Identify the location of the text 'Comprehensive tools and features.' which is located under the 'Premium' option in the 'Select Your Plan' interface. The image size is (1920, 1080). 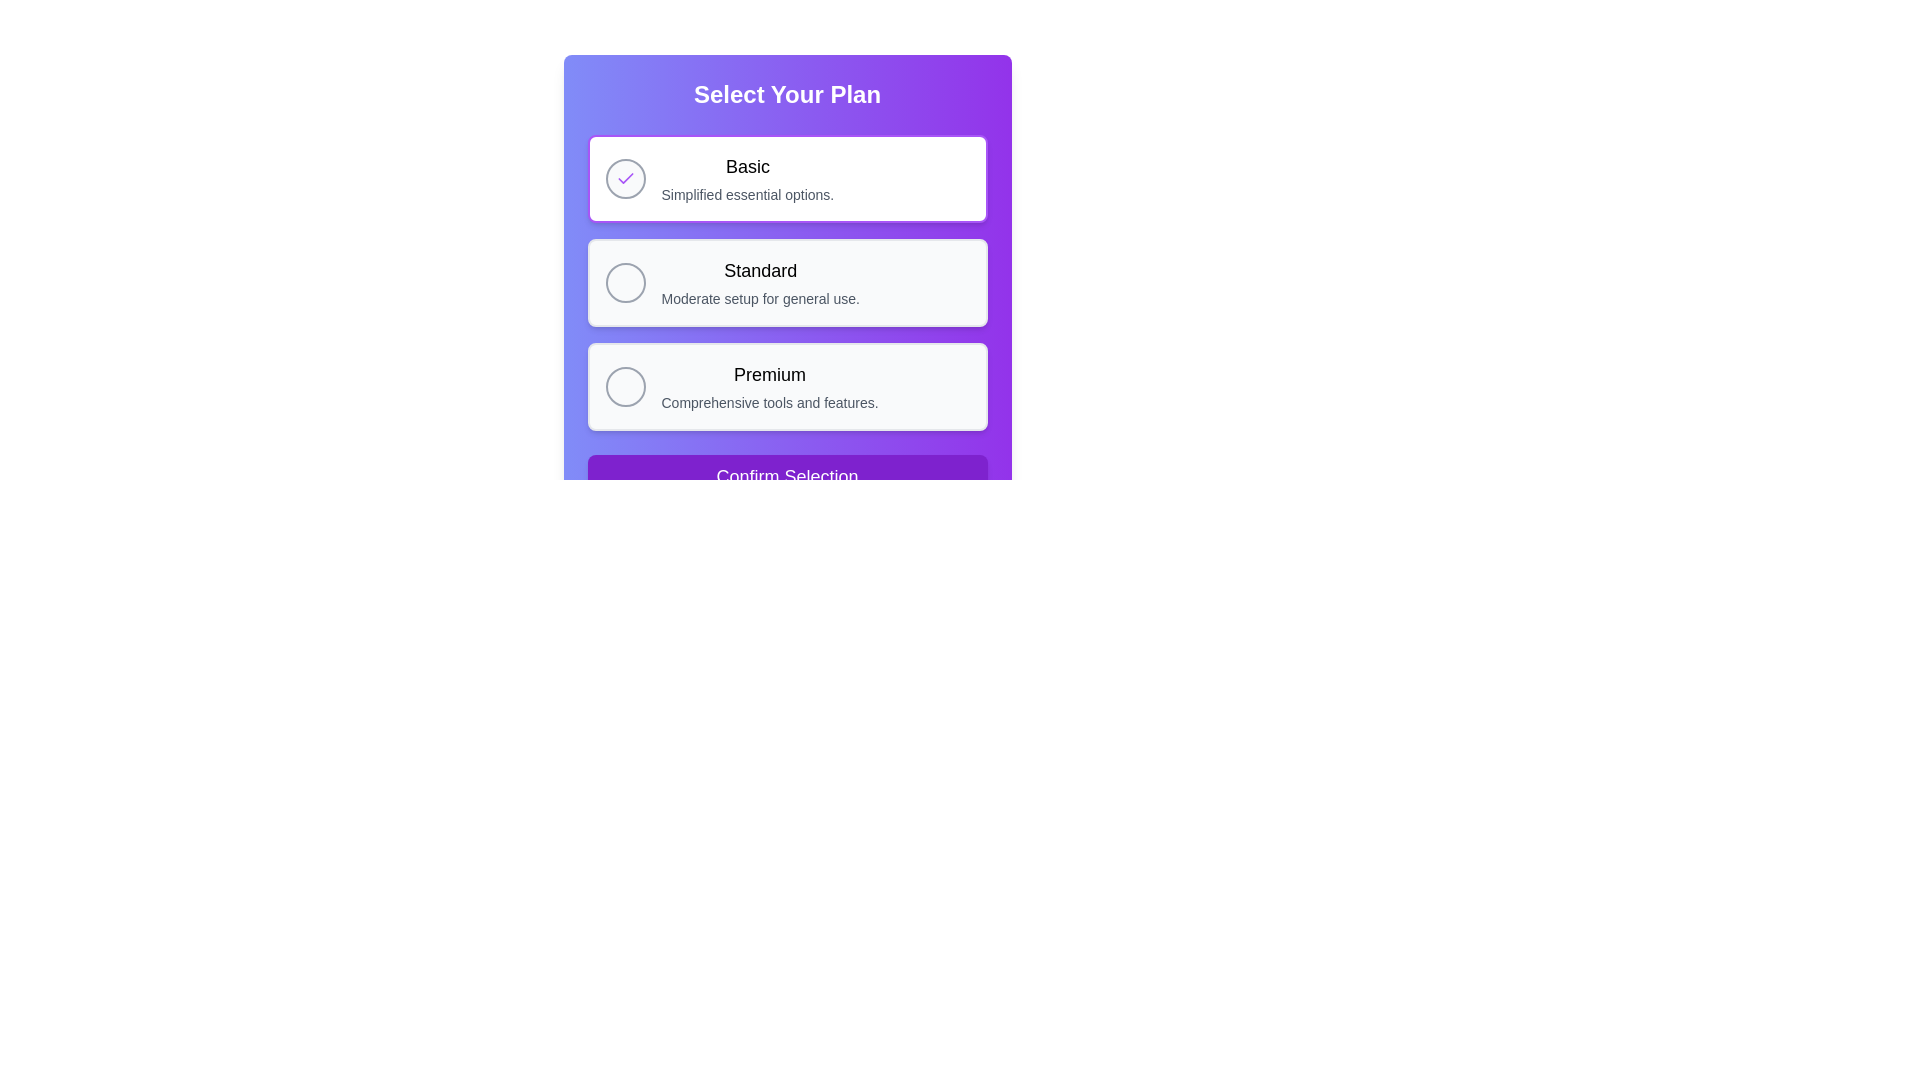
(769, 402).